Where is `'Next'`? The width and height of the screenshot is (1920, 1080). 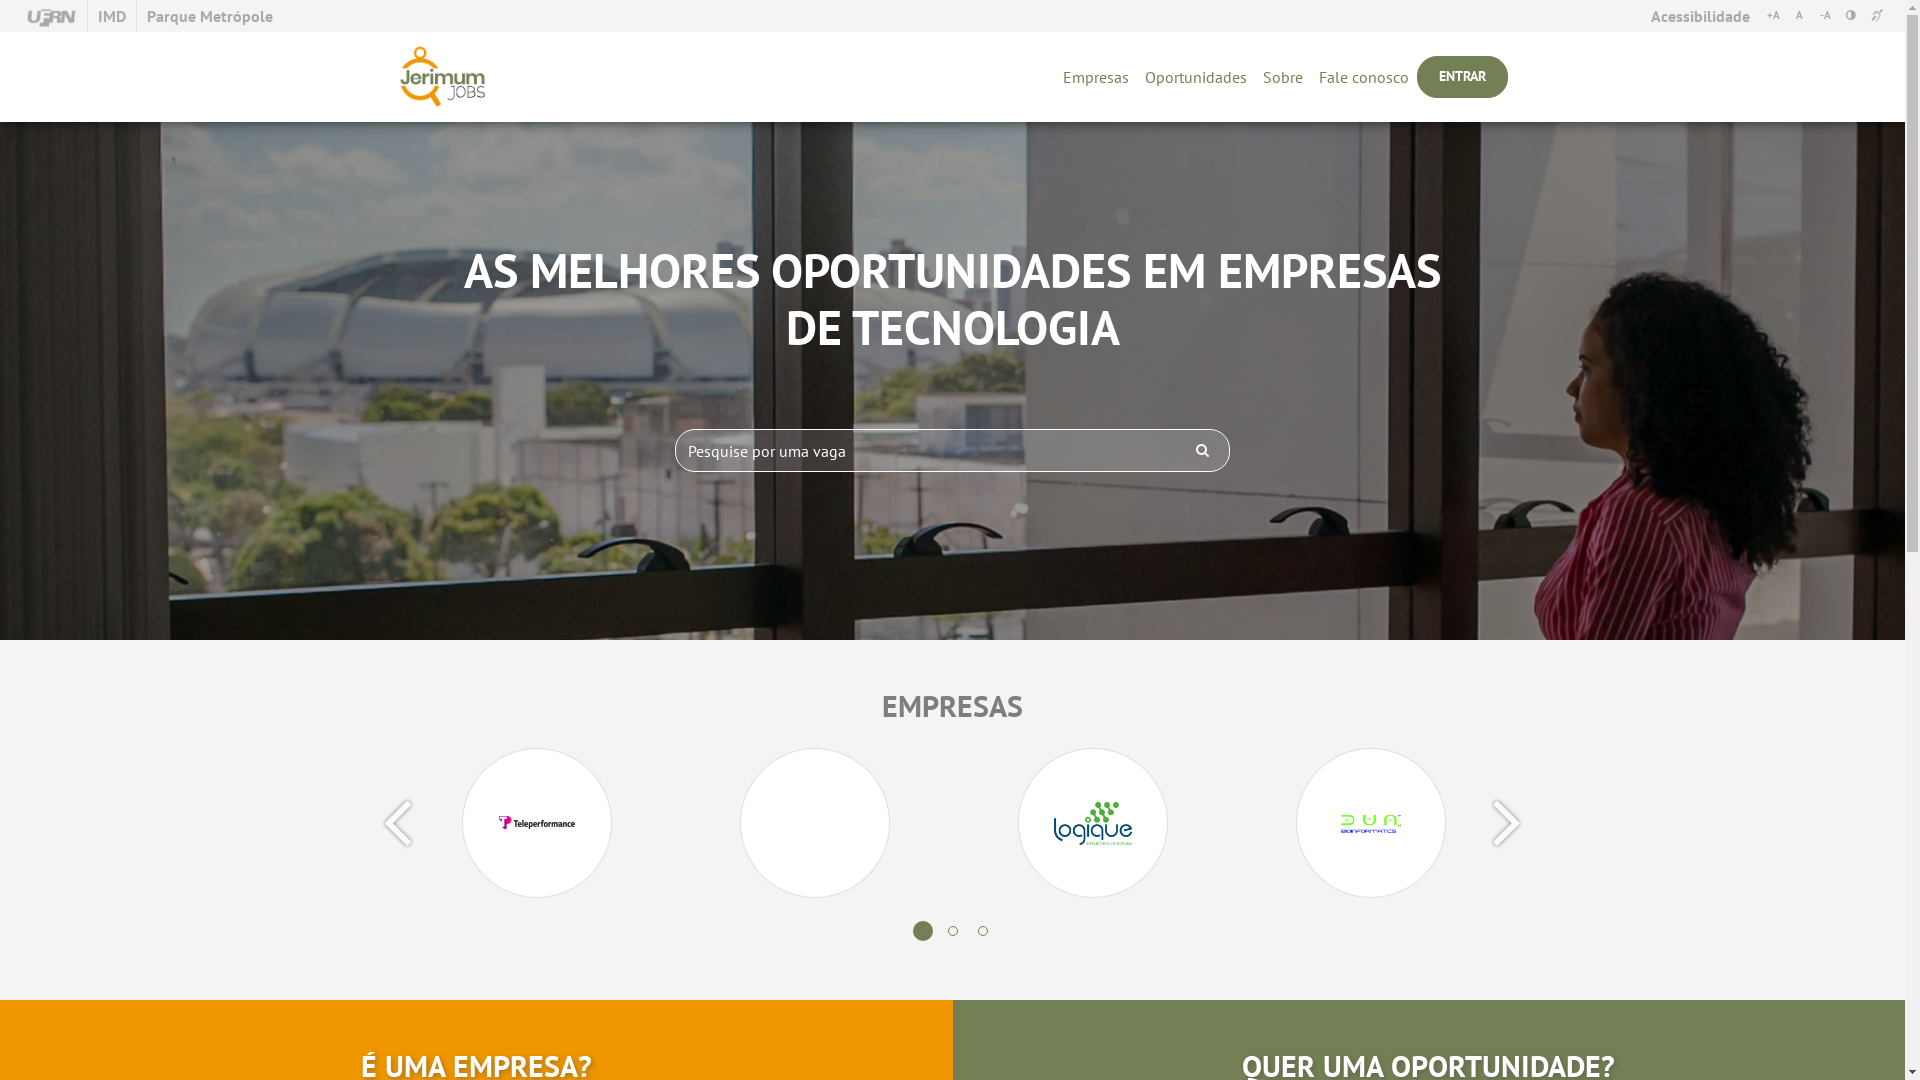 'Next' is located at coordinates (1507, 820).